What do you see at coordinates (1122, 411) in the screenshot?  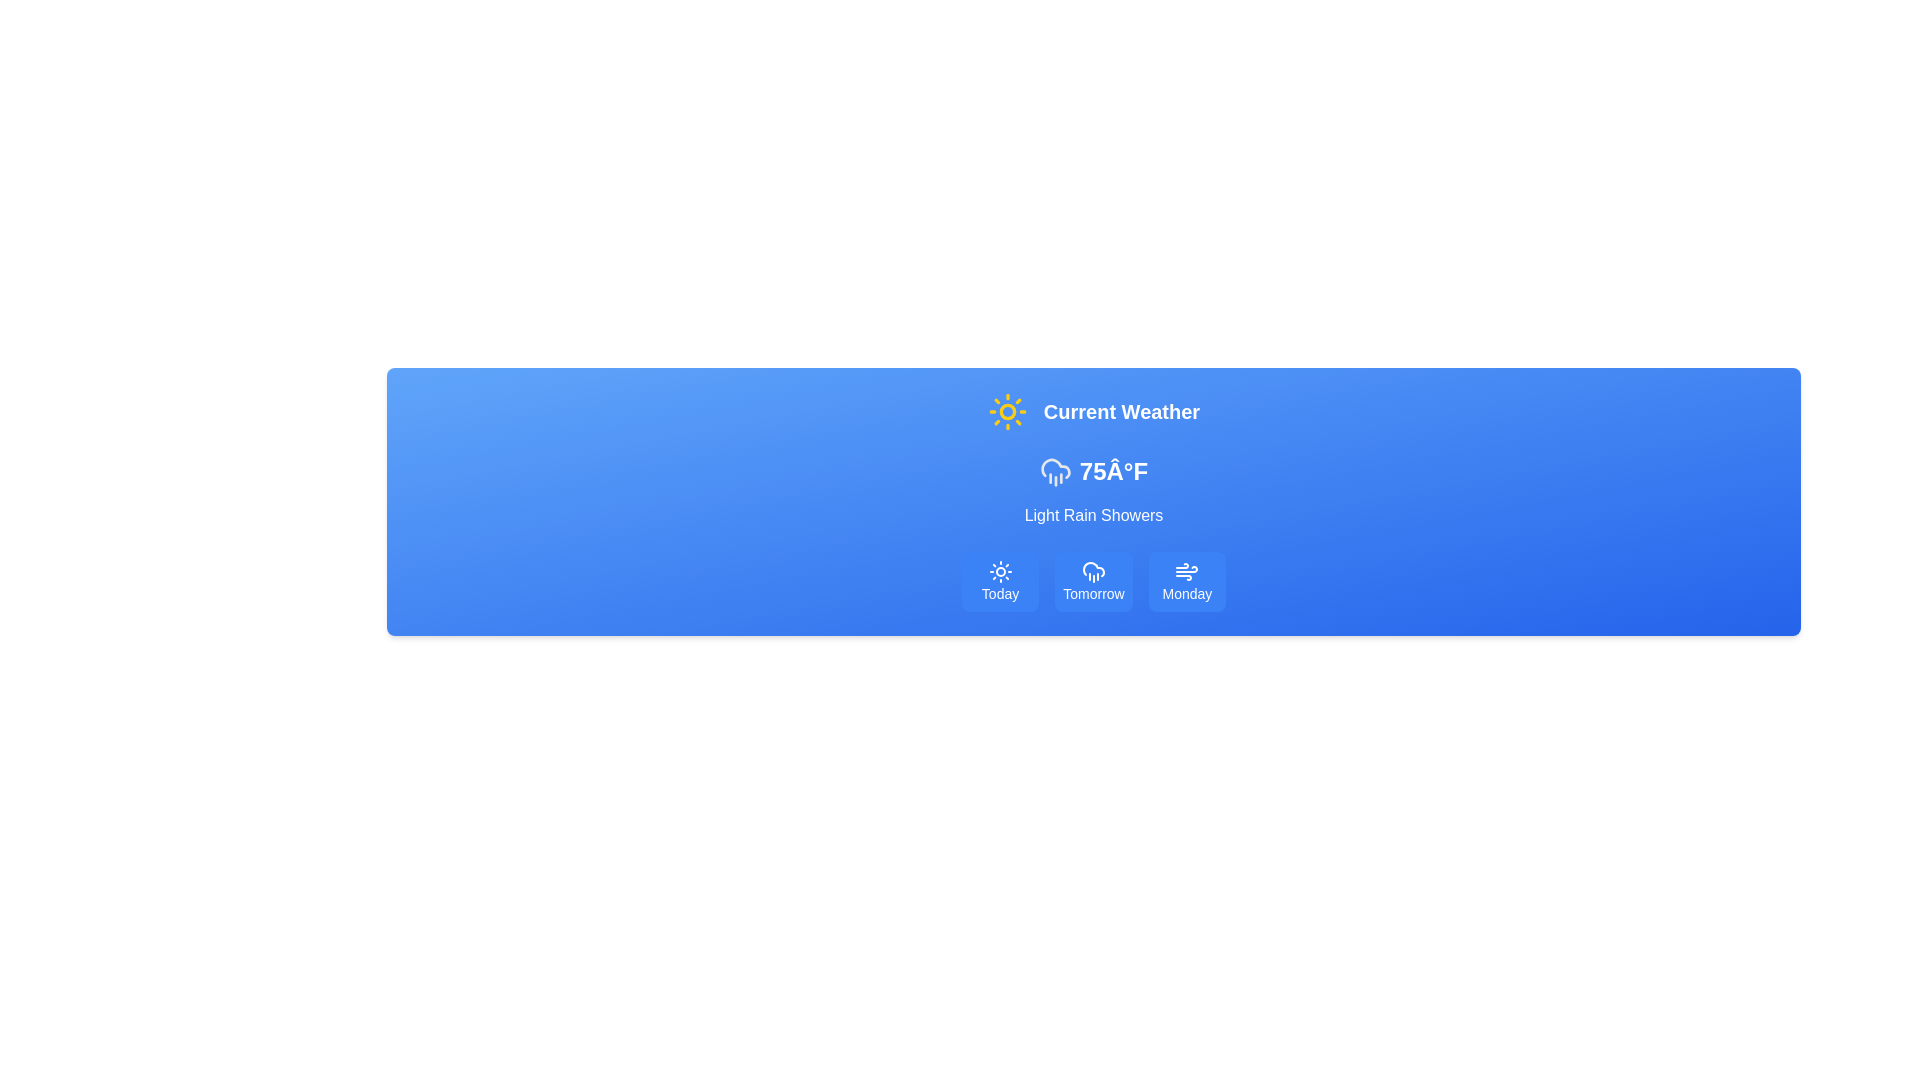 I see `the Text header that serves as a descriptive title for the current weather information, located at the top center of the component, slightly above the temperature and weather condition text` at bounding box center [1122, 411].